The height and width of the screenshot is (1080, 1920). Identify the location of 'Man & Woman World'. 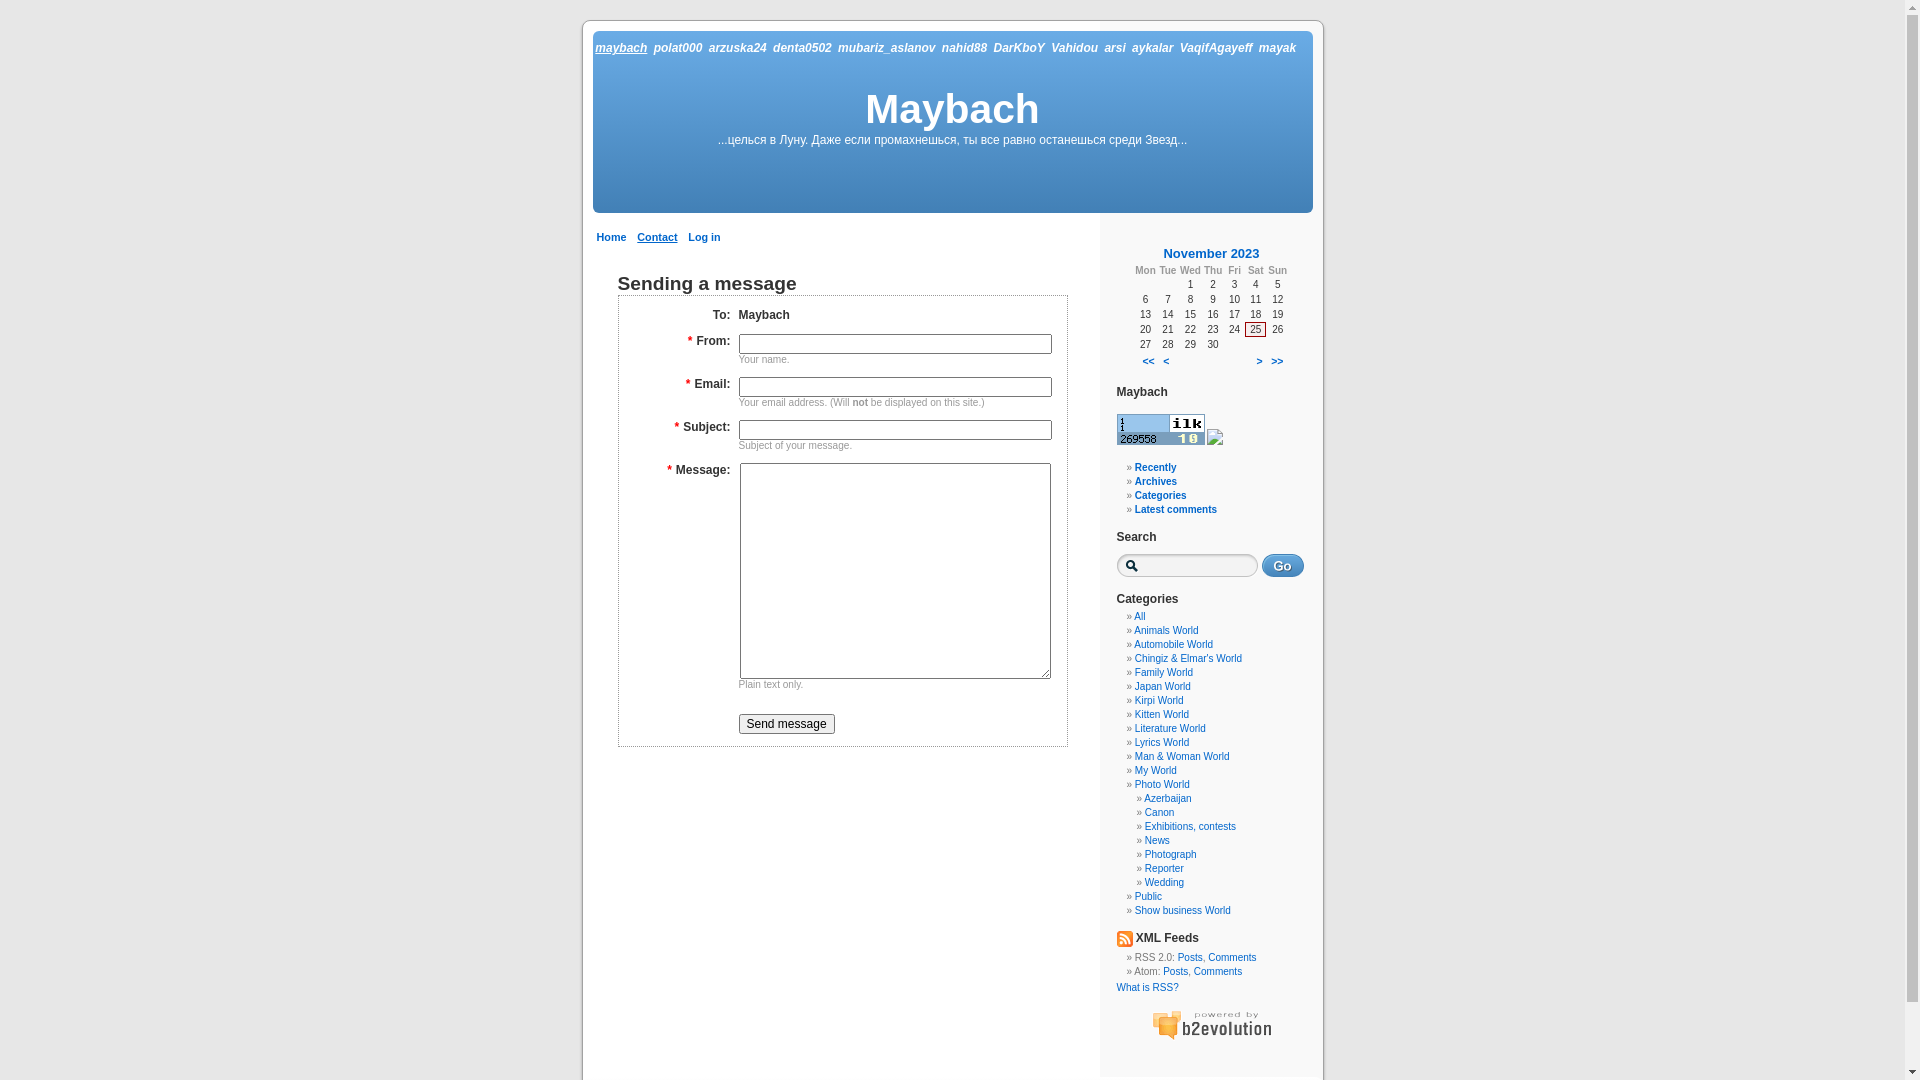
(1182, 756).